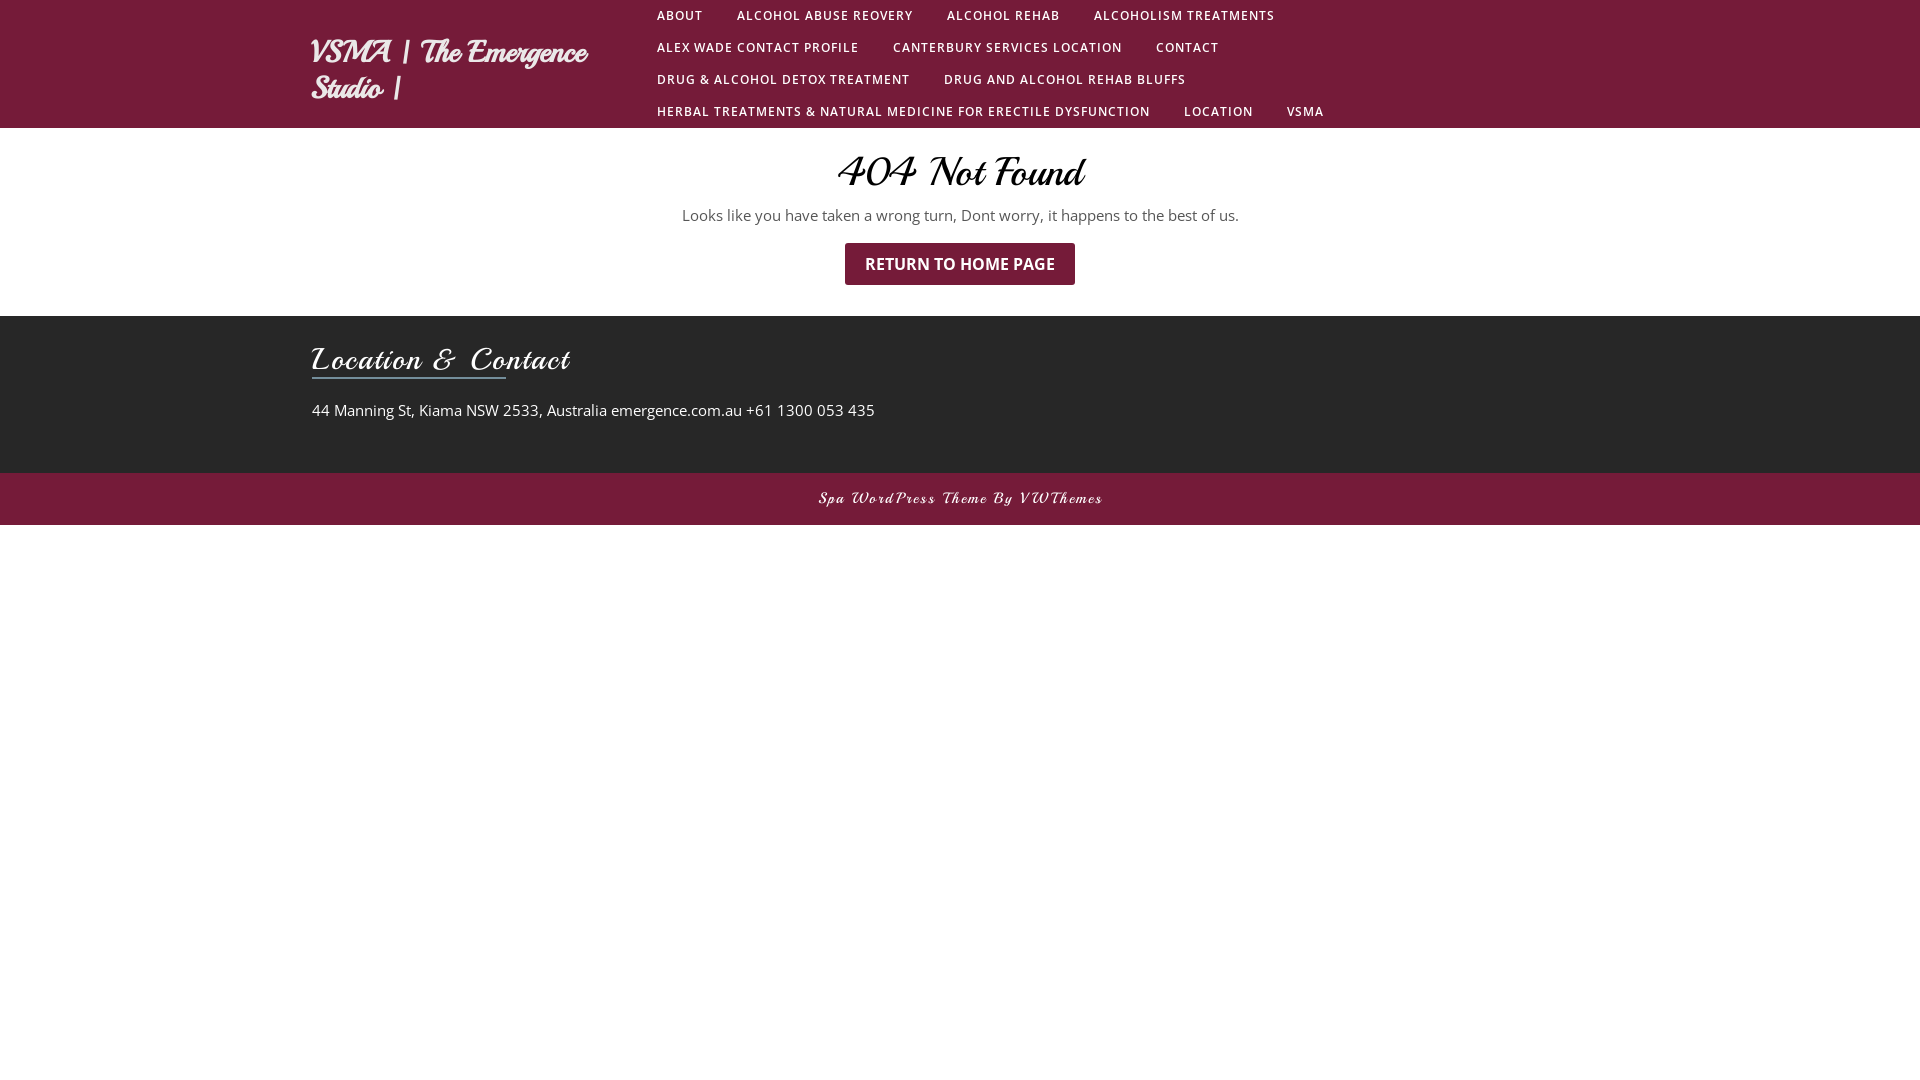 The width and height of the screenshot is (1920, 1080). Describe the element at coordinates (1007, 46) in the screenshot. I see `'CANTERBURY SERVICES LOCATION'` at that location.